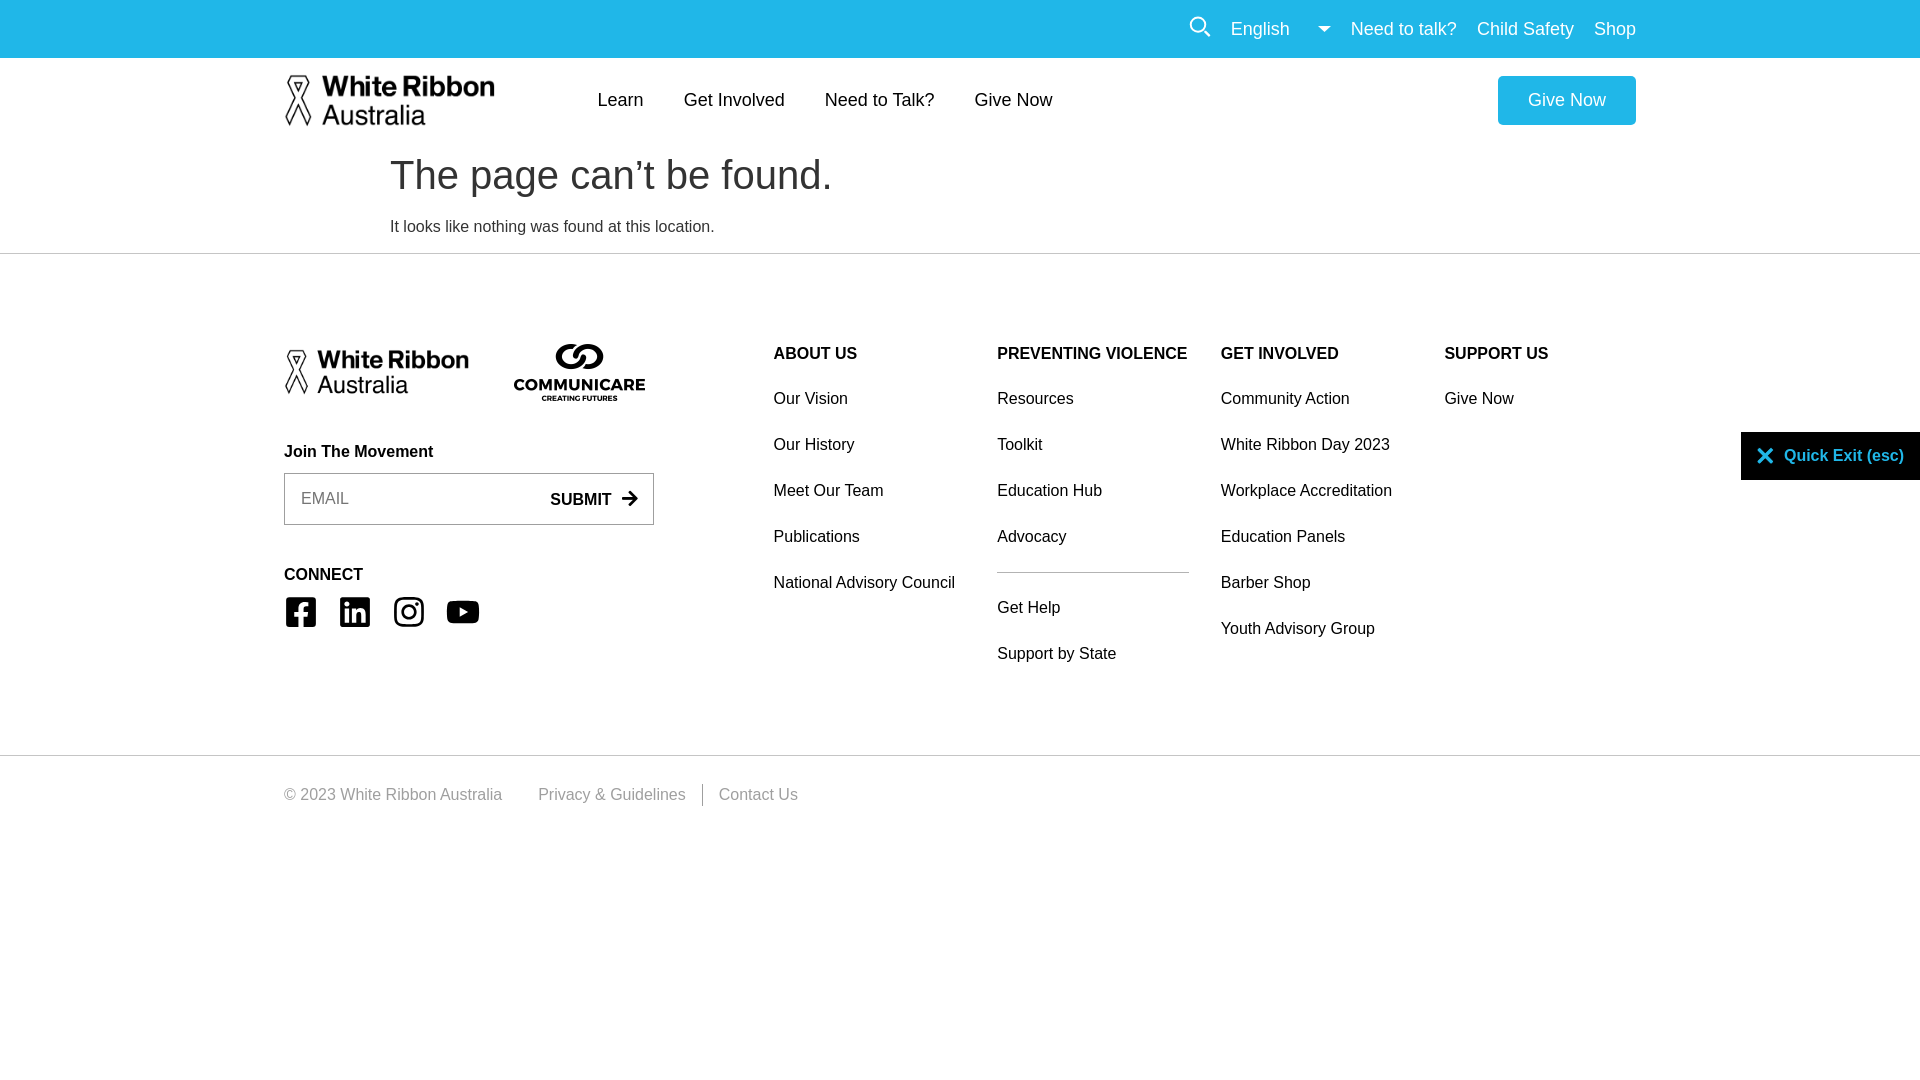 This screenshot has height=1080, width=1920. Describe the element at coordinates (610, 793) in the screenshot. I see `'Privacy & Guidelines'` at that location.